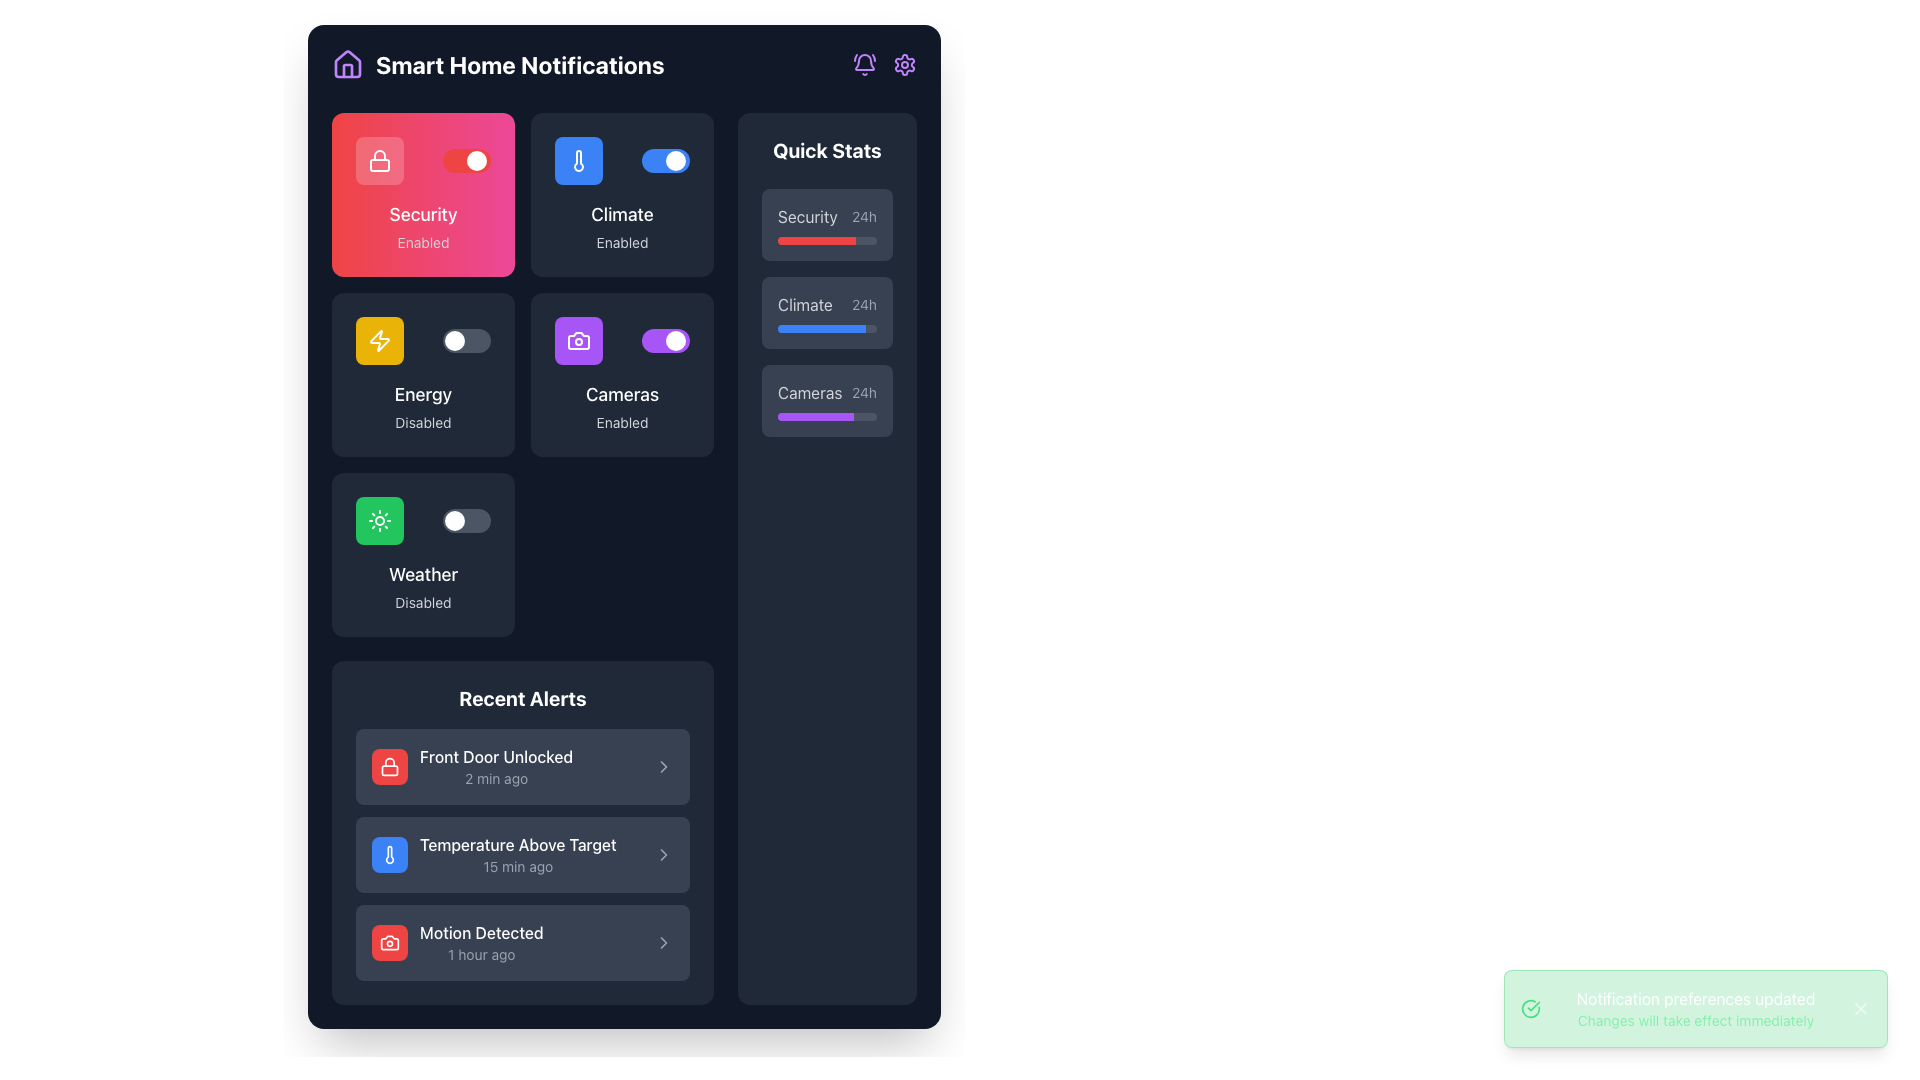  Describe the element at coordinates (389, 855) in the screenshot. I see `the icon in the 'Recent Alerts' section that represents the alert type for 'Temperature Above Target', located to the left of the alert text` at that location.